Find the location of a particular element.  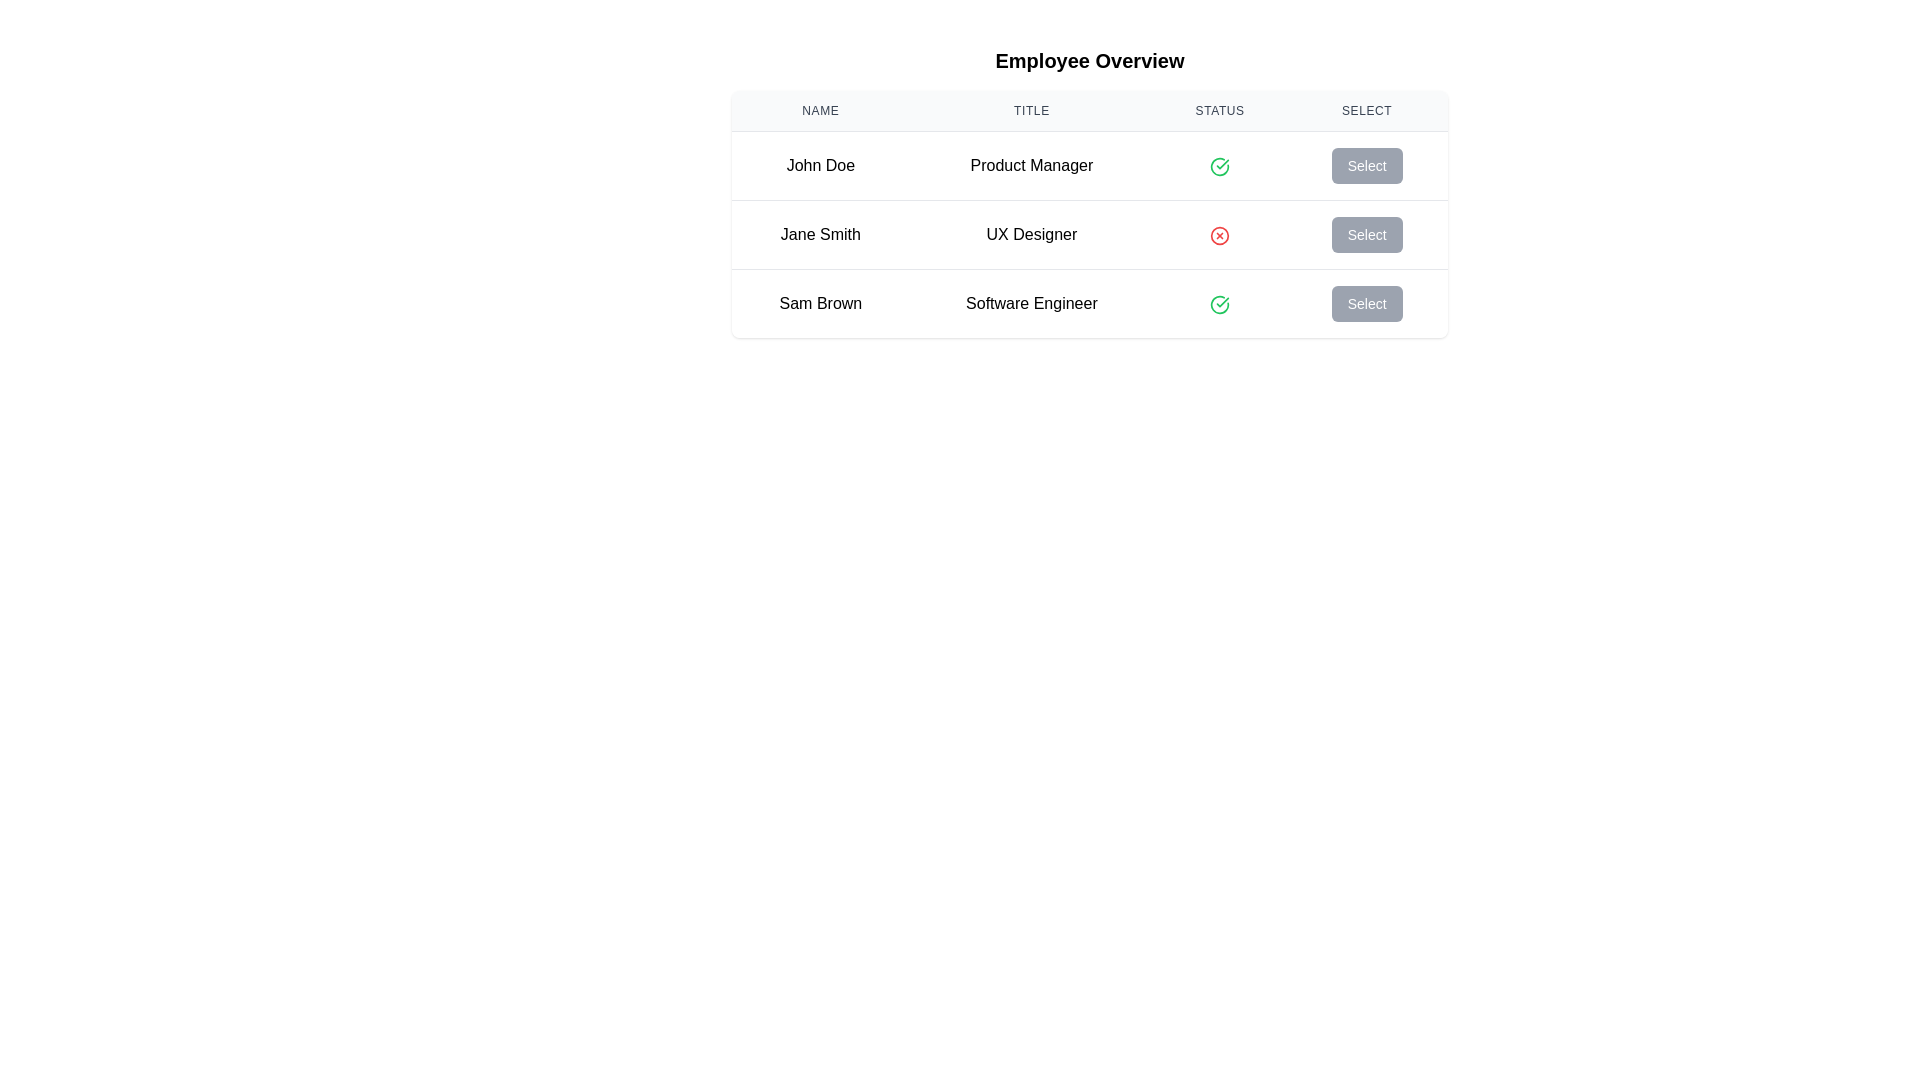

the status icon with a green circle and check mark located in the third column of the first row in the 'STATUS' column of a table is located at coordinates (1219, 164).